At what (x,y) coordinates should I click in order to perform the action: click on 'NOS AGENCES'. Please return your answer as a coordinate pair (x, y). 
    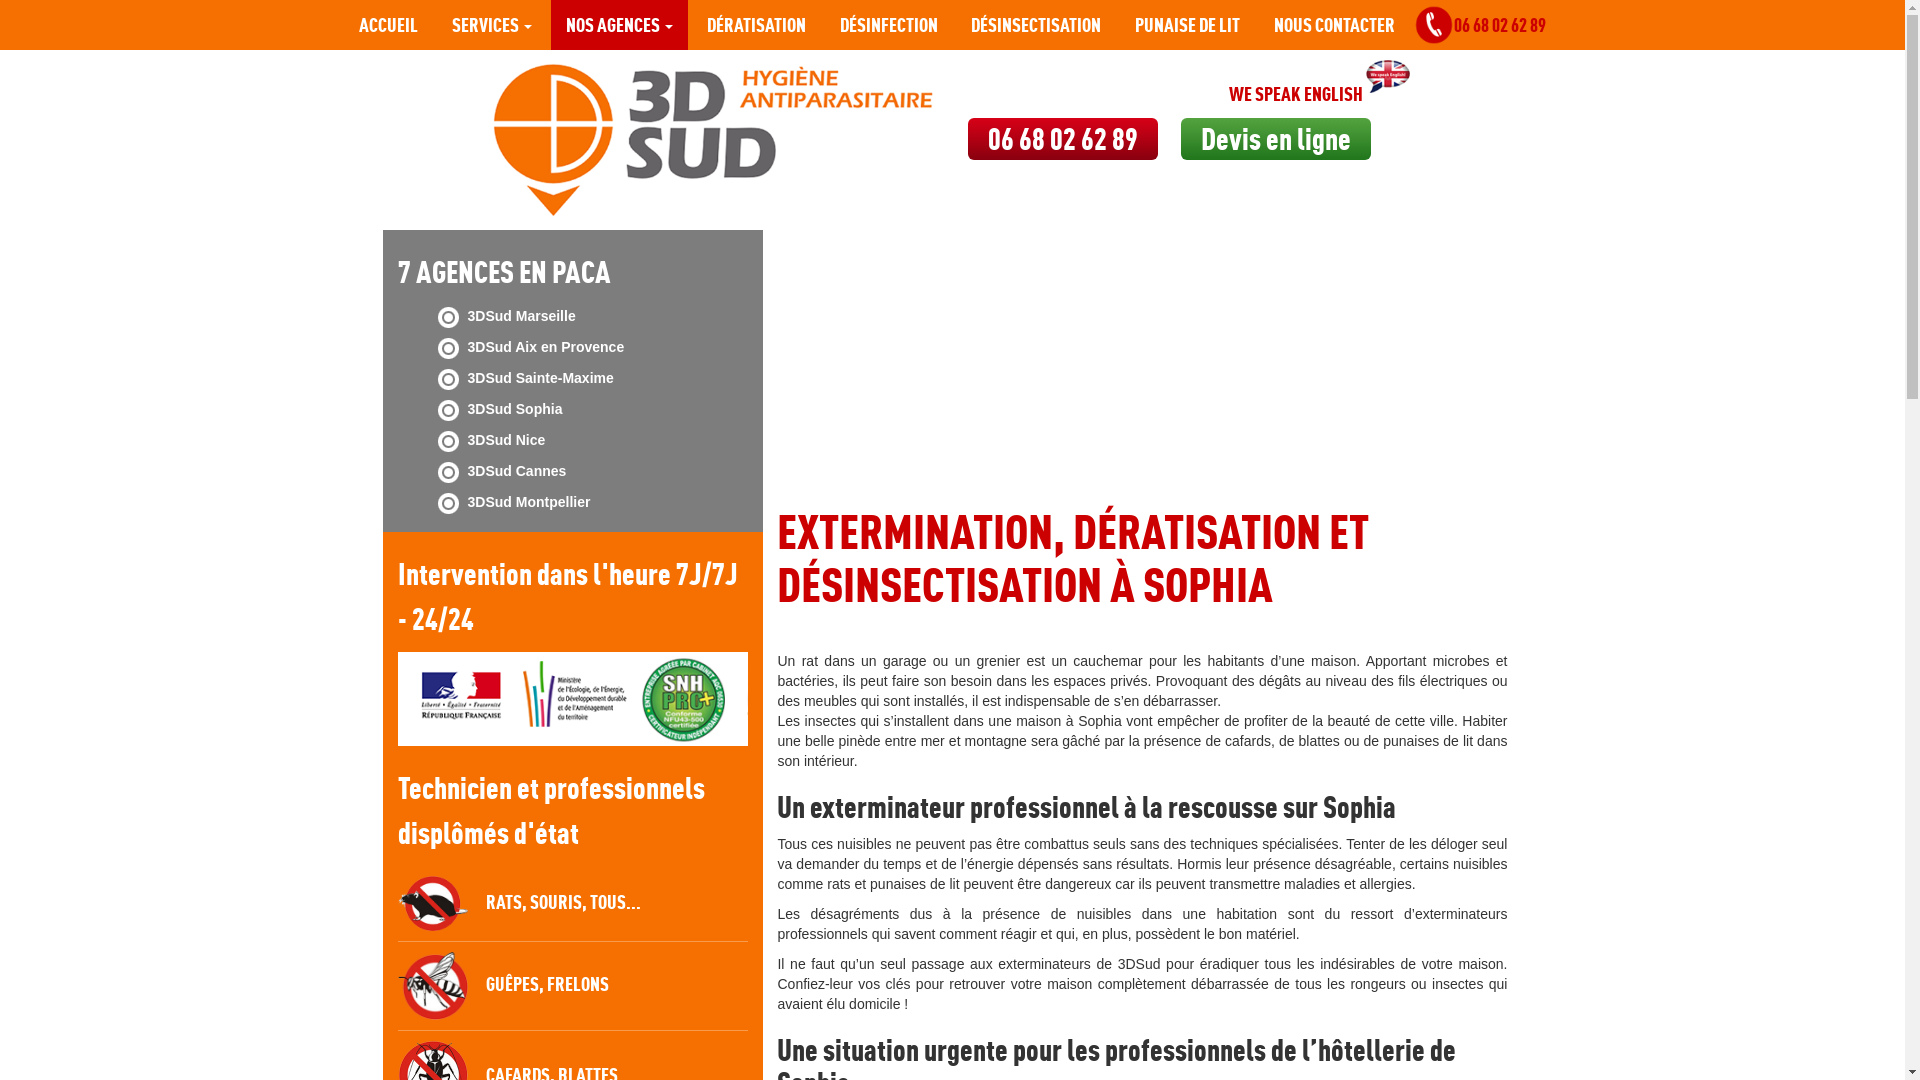
    Looking at the image, I should click on (618, 24).